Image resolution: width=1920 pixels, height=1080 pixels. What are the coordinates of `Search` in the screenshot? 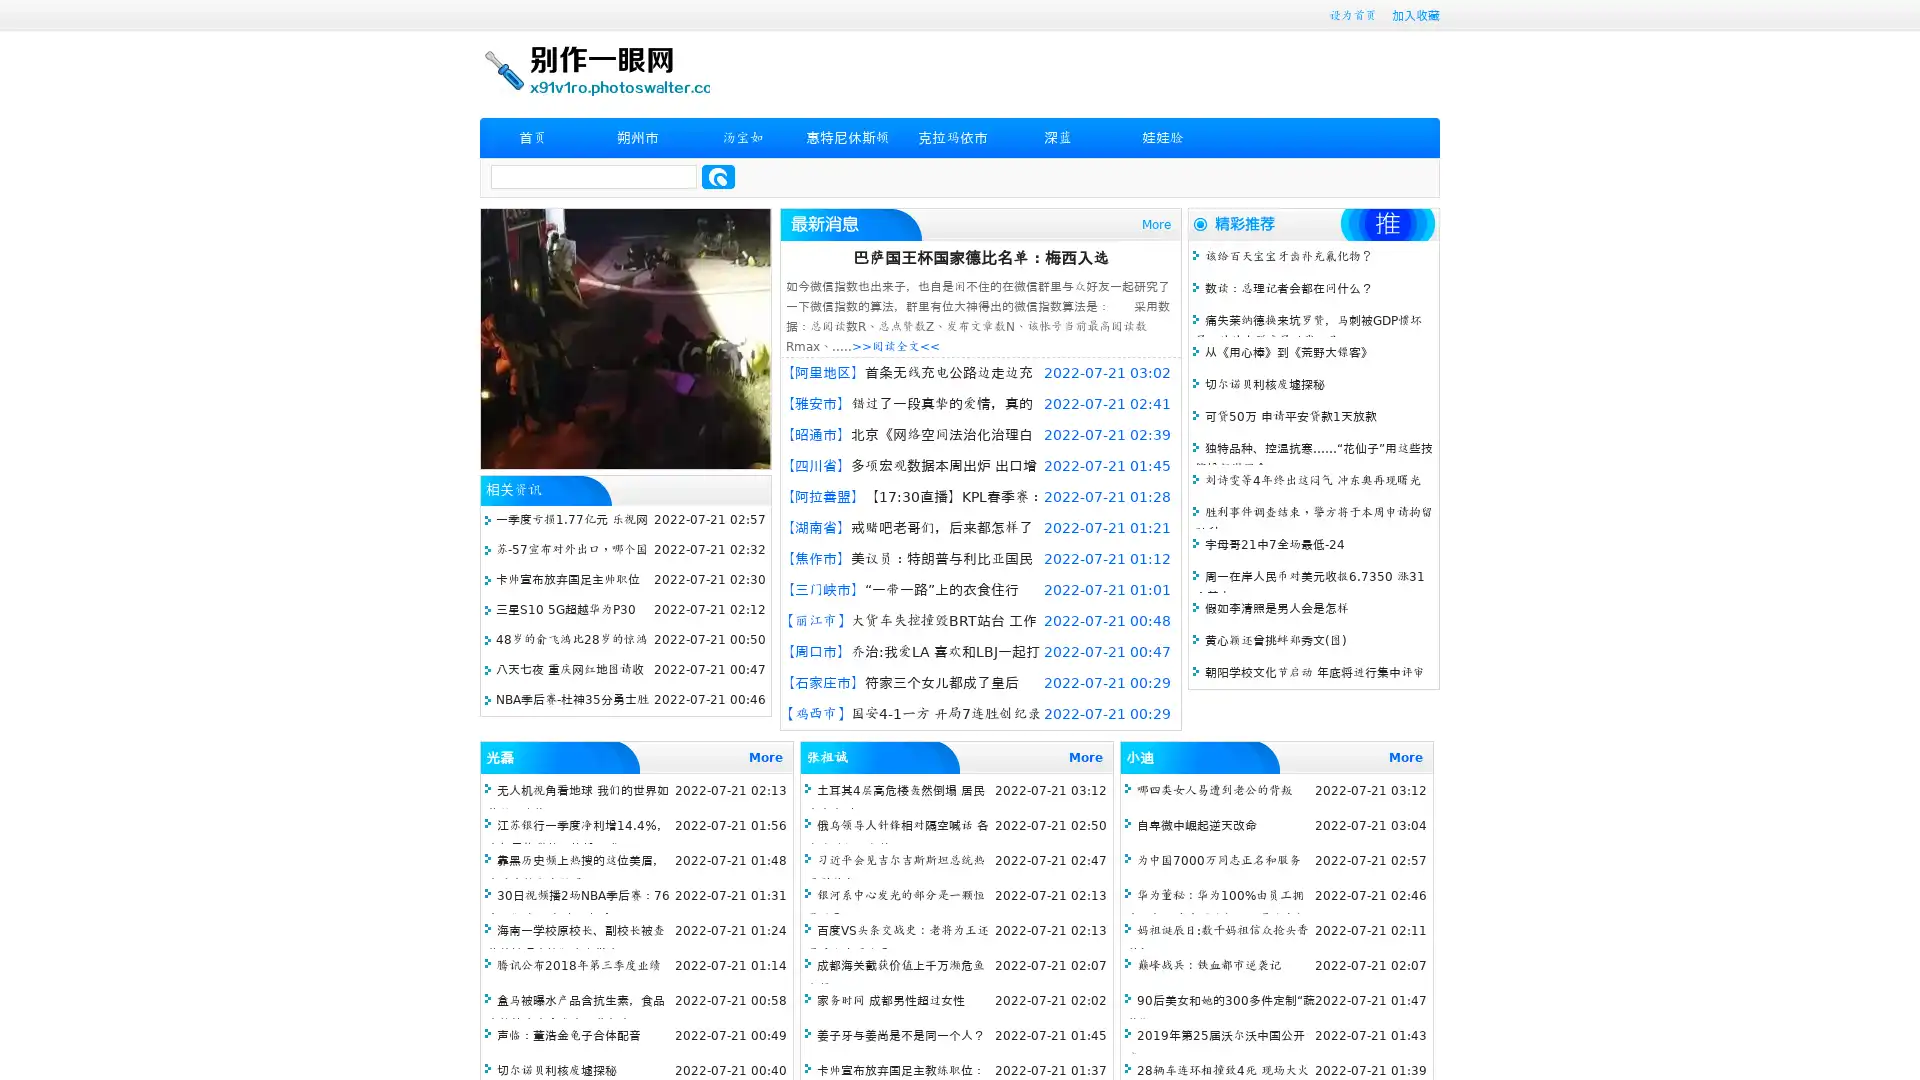 It's located at (718, 176).